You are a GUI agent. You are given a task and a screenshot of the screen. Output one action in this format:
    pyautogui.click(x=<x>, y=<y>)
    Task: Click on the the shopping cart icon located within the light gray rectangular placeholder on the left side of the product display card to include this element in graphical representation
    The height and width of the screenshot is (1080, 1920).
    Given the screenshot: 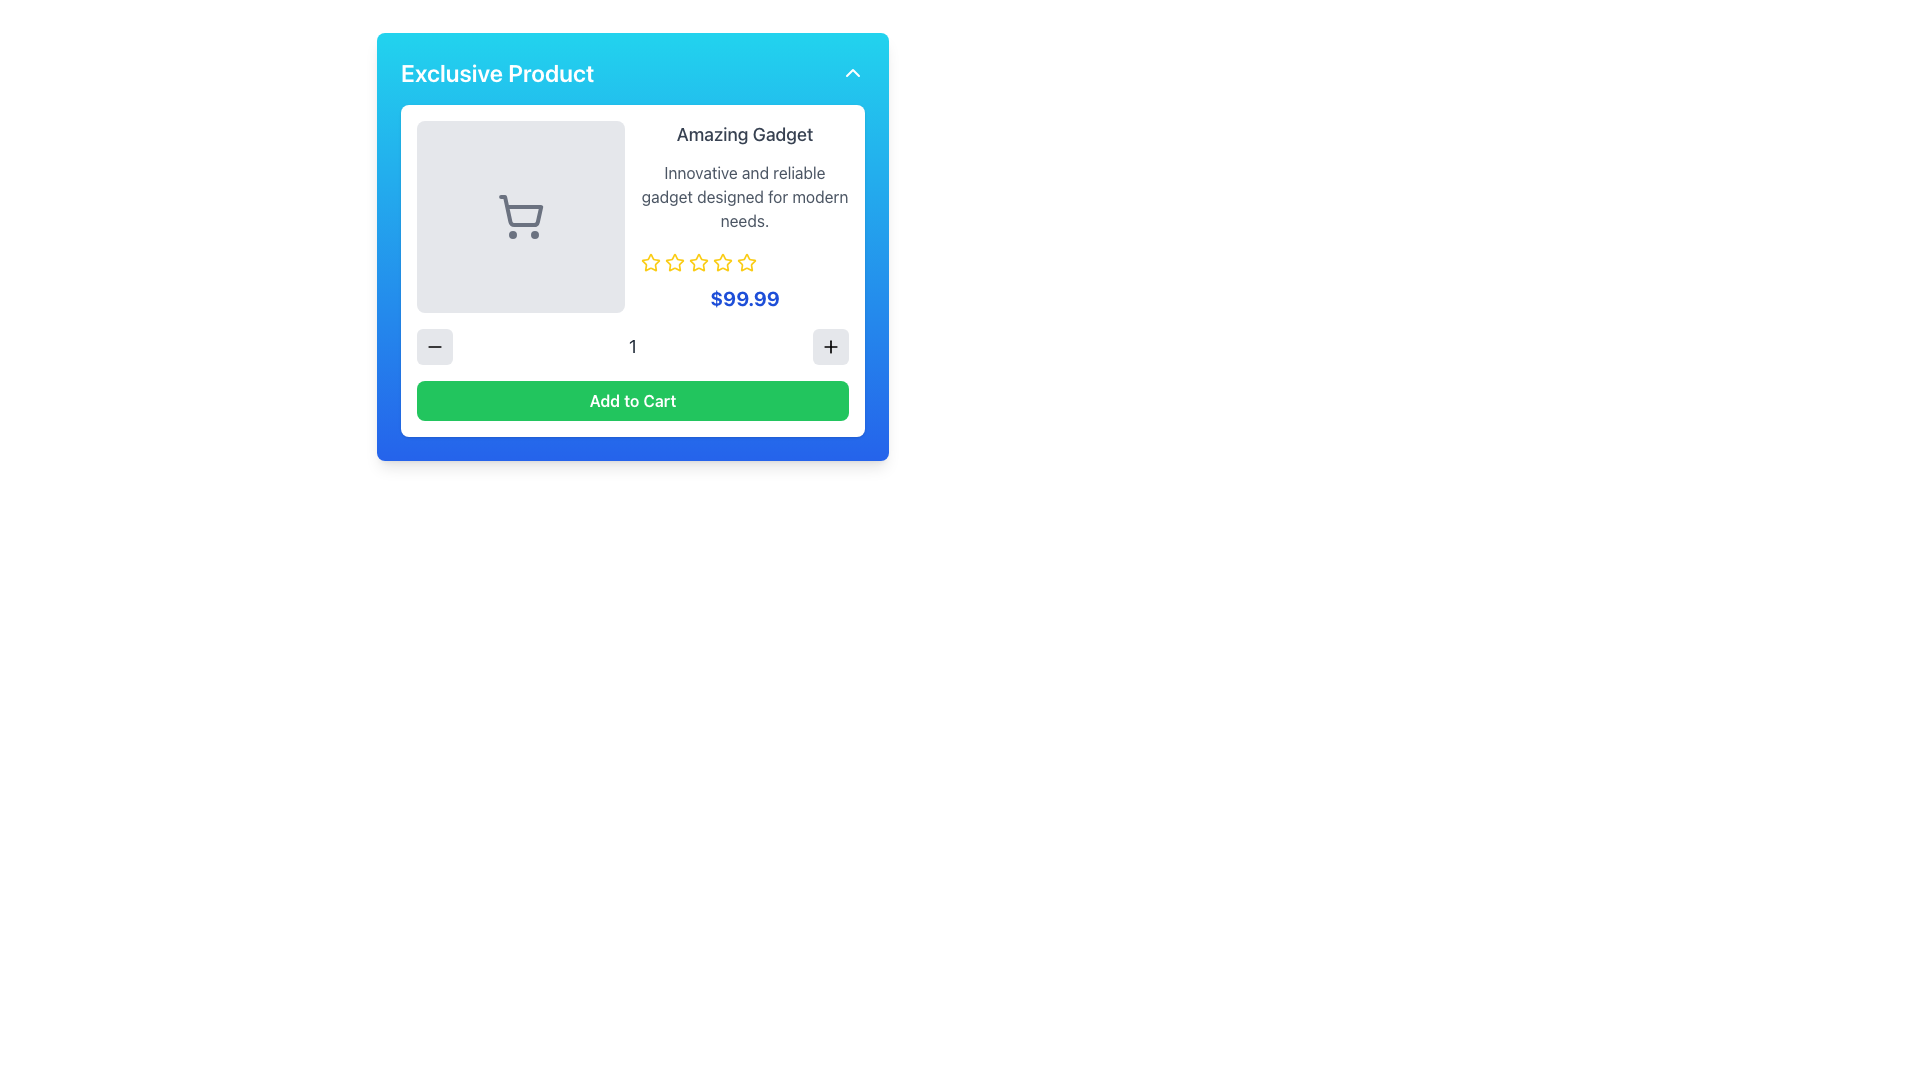 What is the action you would take?
    pyautogui.click(x=521, y=216)
    